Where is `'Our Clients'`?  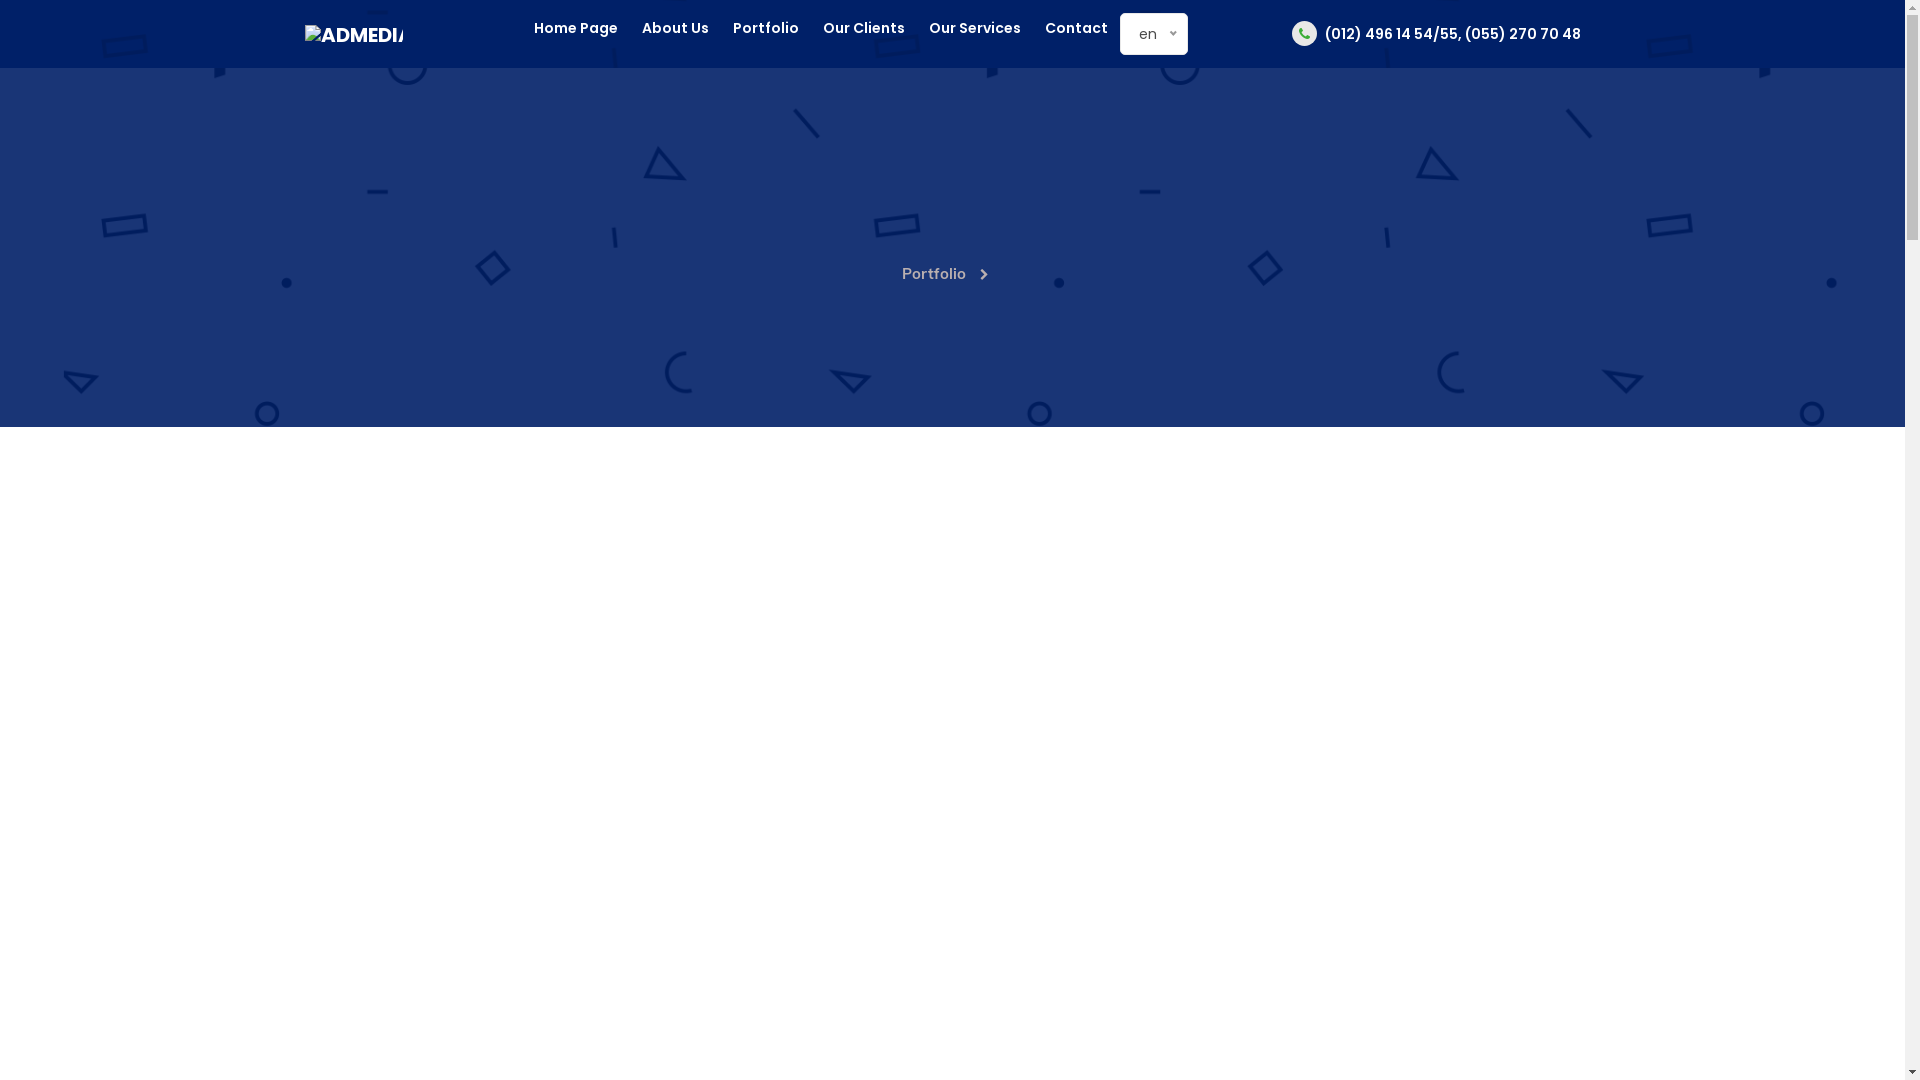 'Our Clients' is located at coordinates (864, 28).